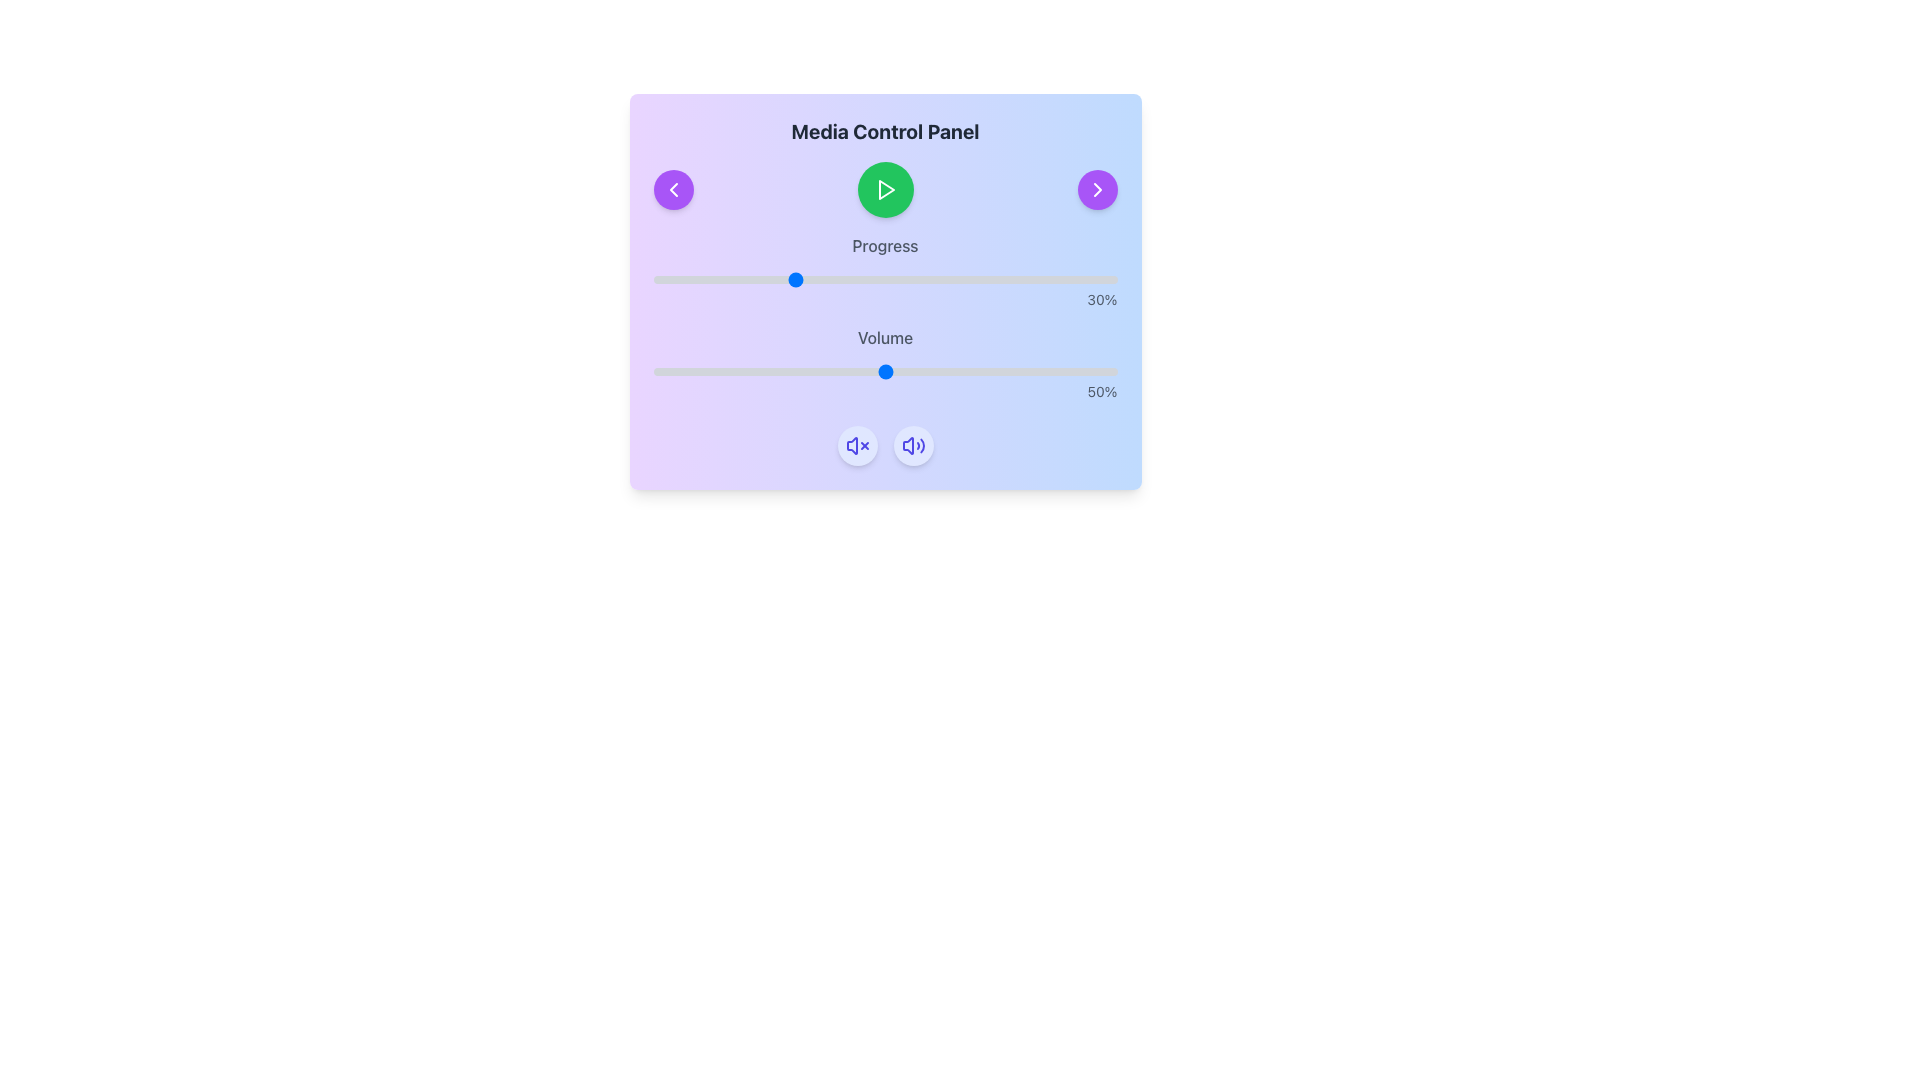 The width and height of the screenshot is (1920, 1080). I want to click on progress, so click(1010, 280).